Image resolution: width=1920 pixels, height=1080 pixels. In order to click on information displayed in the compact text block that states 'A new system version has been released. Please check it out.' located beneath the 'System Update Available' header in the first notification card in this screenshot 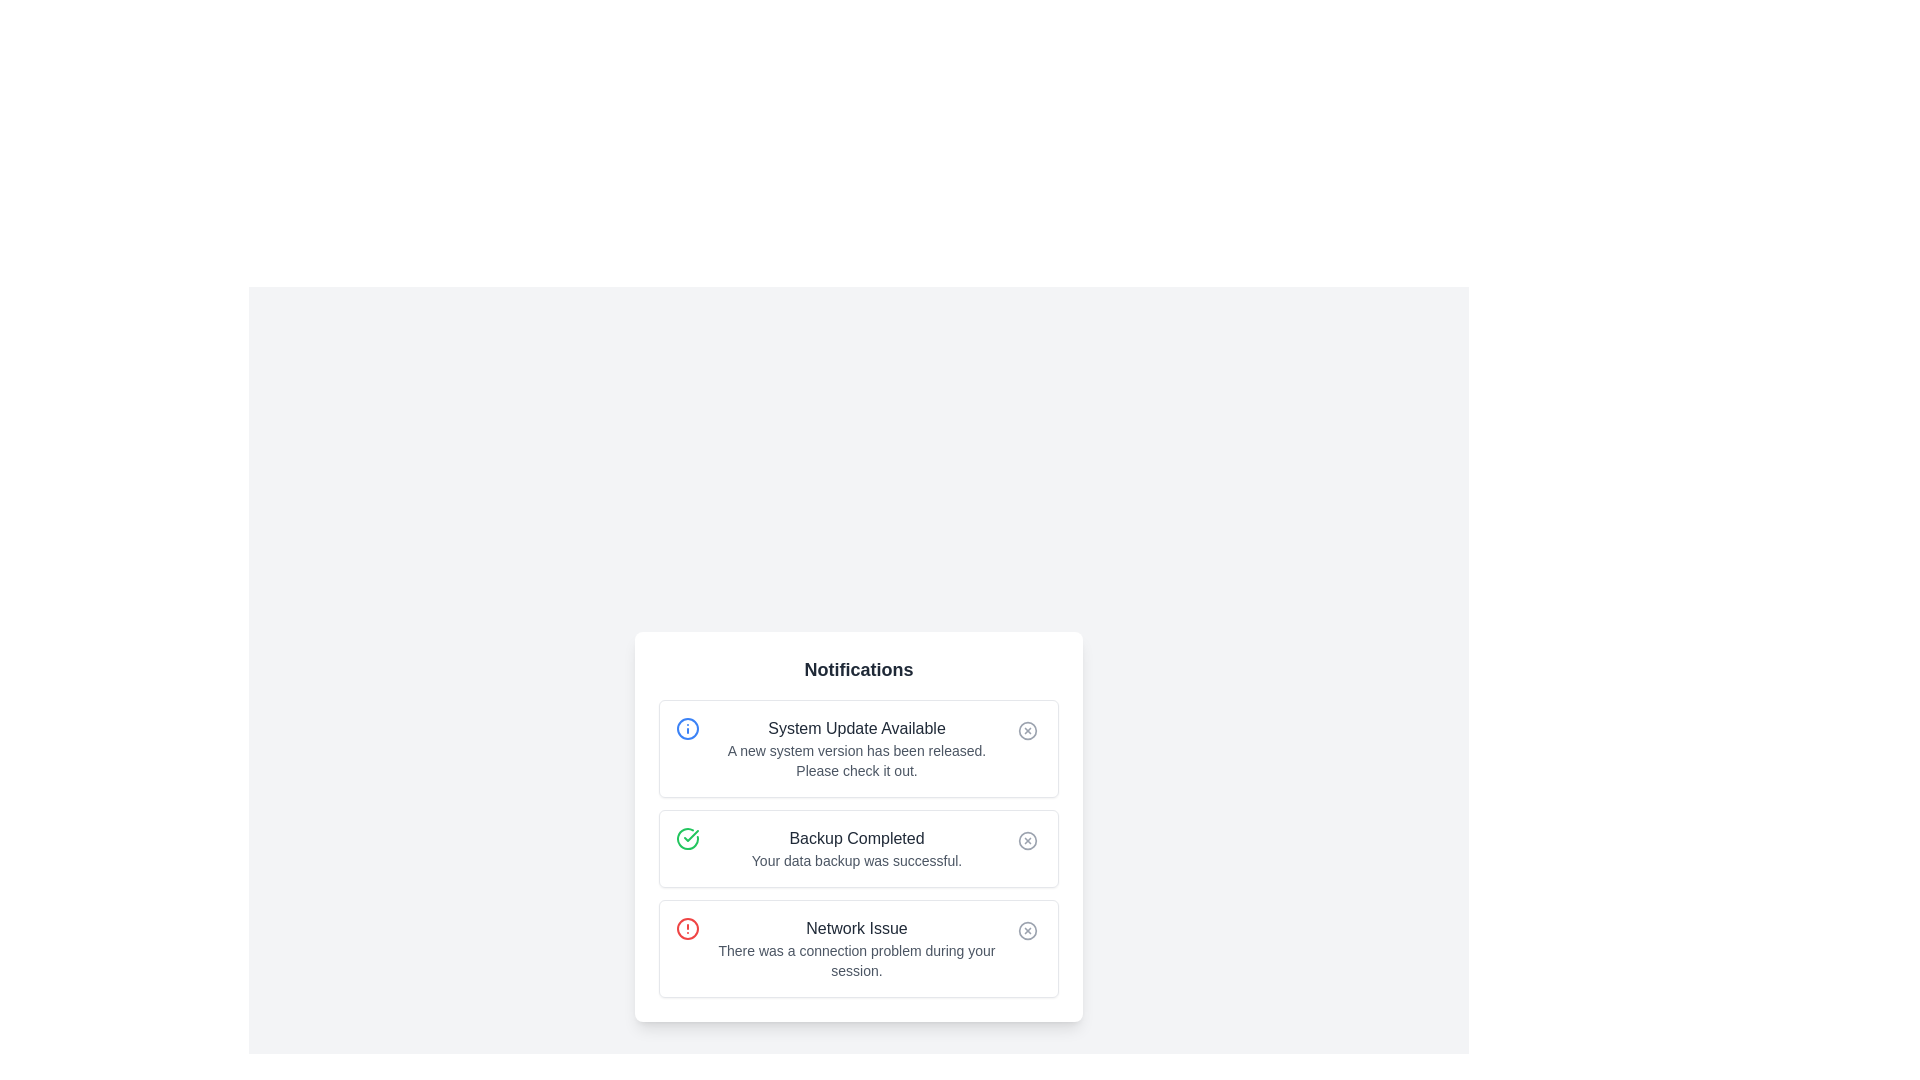, I will do `click(857, 760)`.